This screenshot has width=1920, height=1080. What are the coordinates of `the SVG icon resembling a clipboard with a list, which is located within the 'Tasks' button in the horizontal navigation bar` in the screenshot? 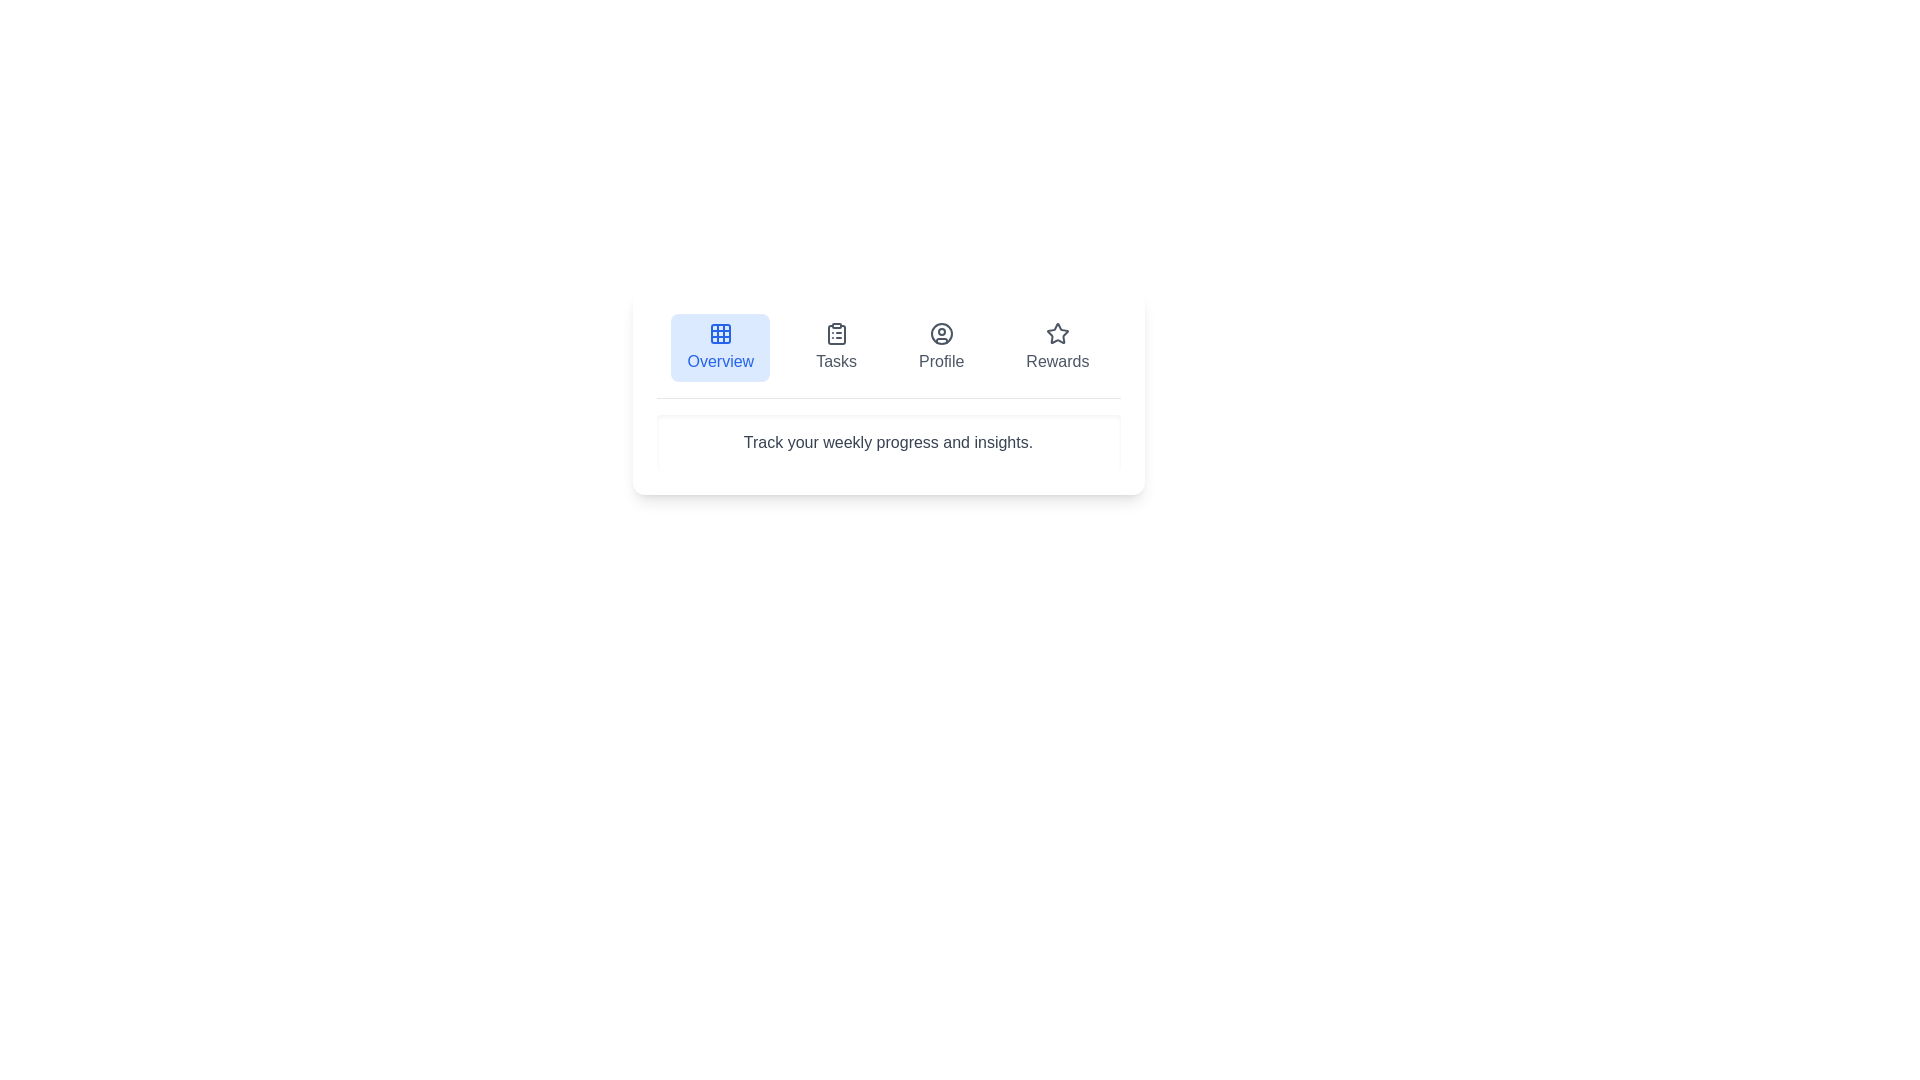 It's located at (836, 333).